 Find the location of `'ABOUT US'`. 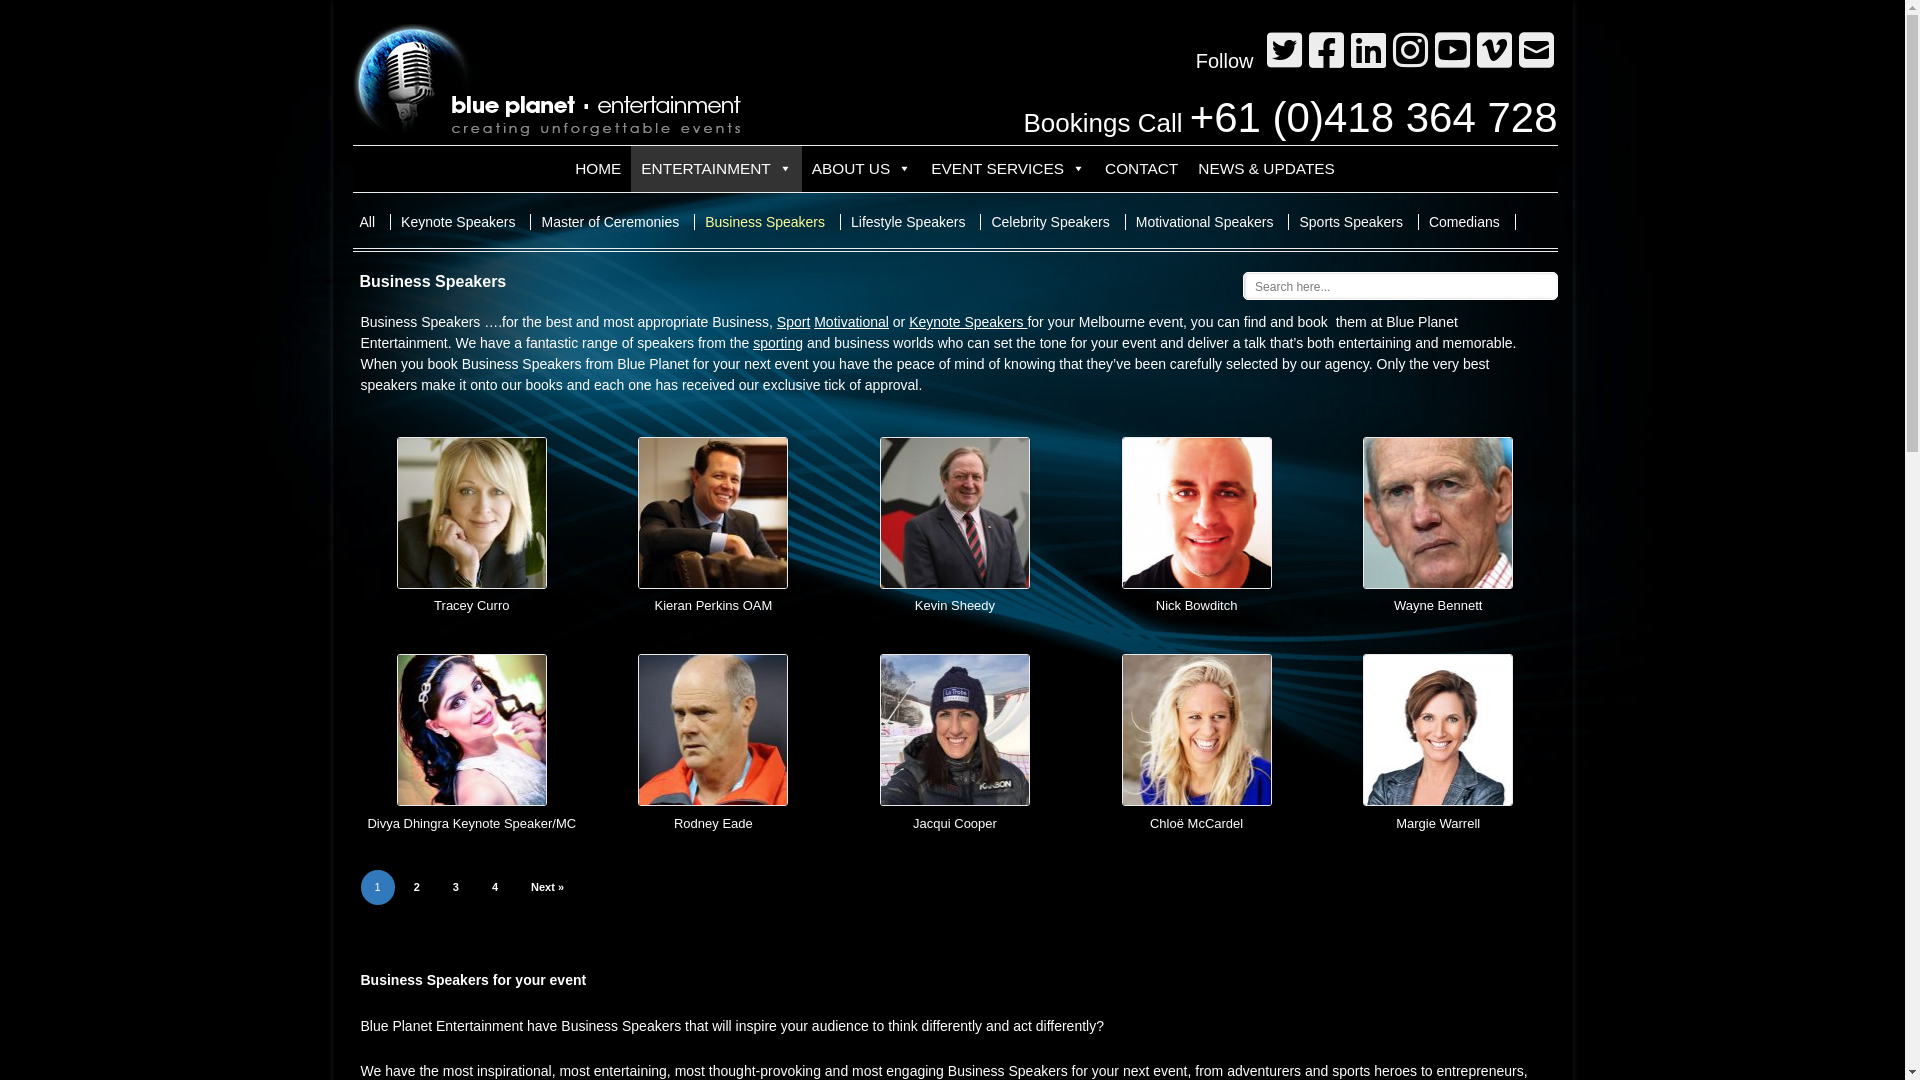

'ABOUT US' is located at coordinates (861, 168).